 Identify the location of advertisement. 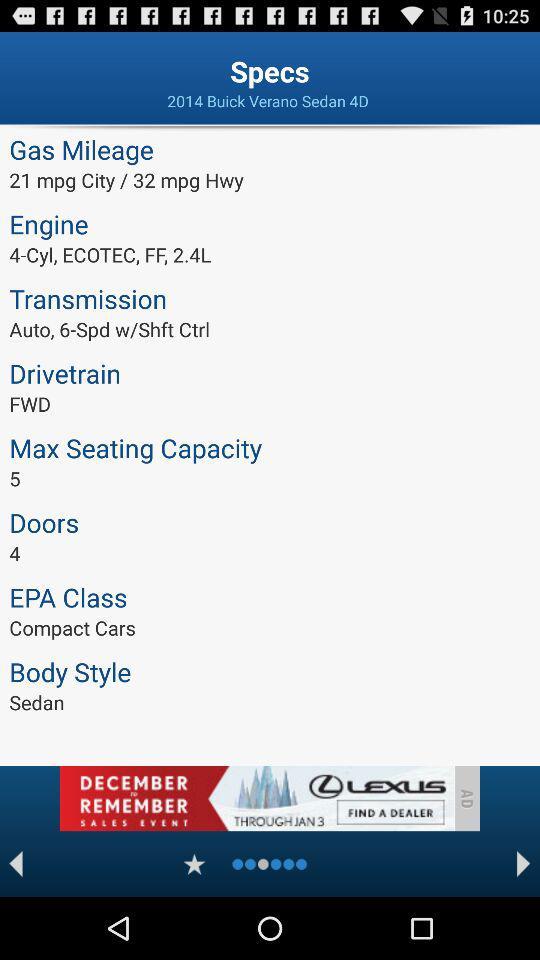
(256, 798).